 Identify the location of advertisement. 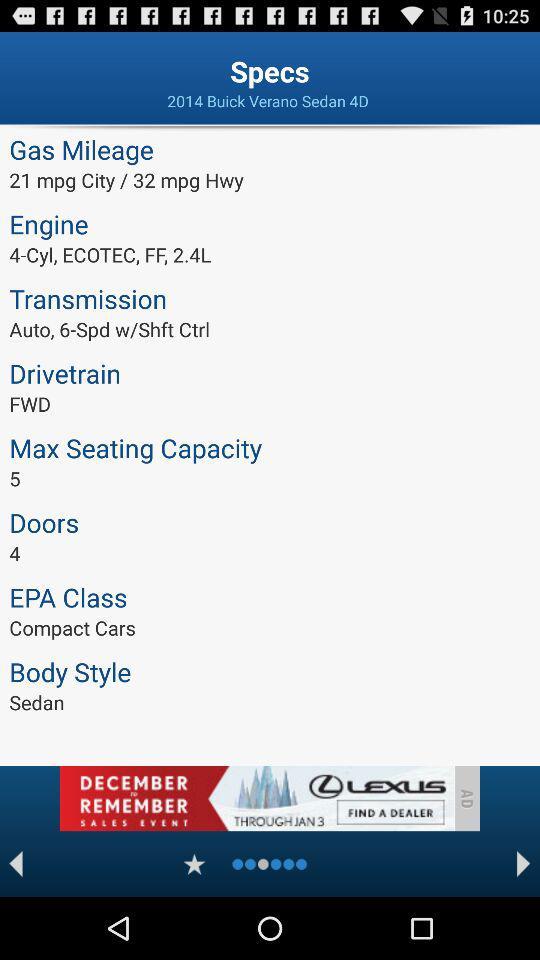
(256, 798).